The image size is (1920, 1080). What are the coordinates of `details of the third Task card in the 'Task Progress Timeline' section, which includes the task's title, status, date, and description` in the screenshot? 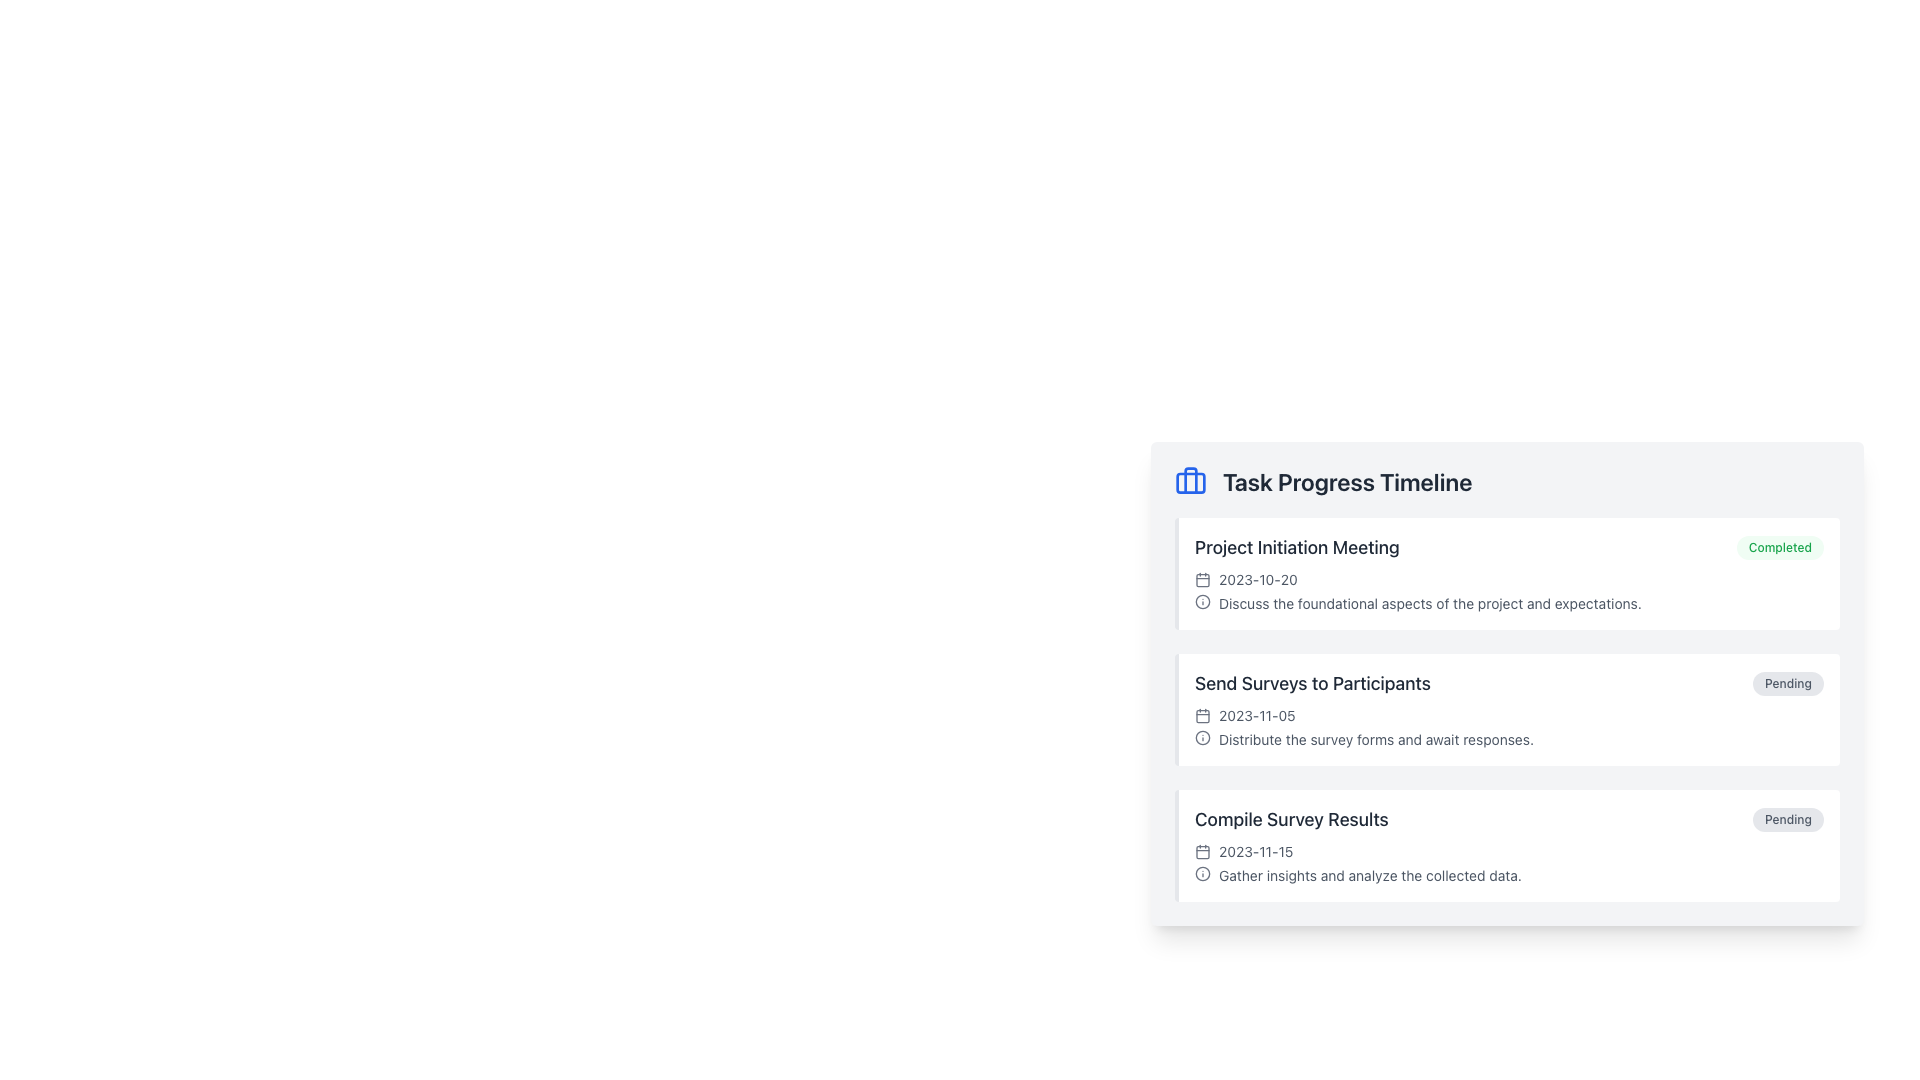 It's located at (1507, 845).